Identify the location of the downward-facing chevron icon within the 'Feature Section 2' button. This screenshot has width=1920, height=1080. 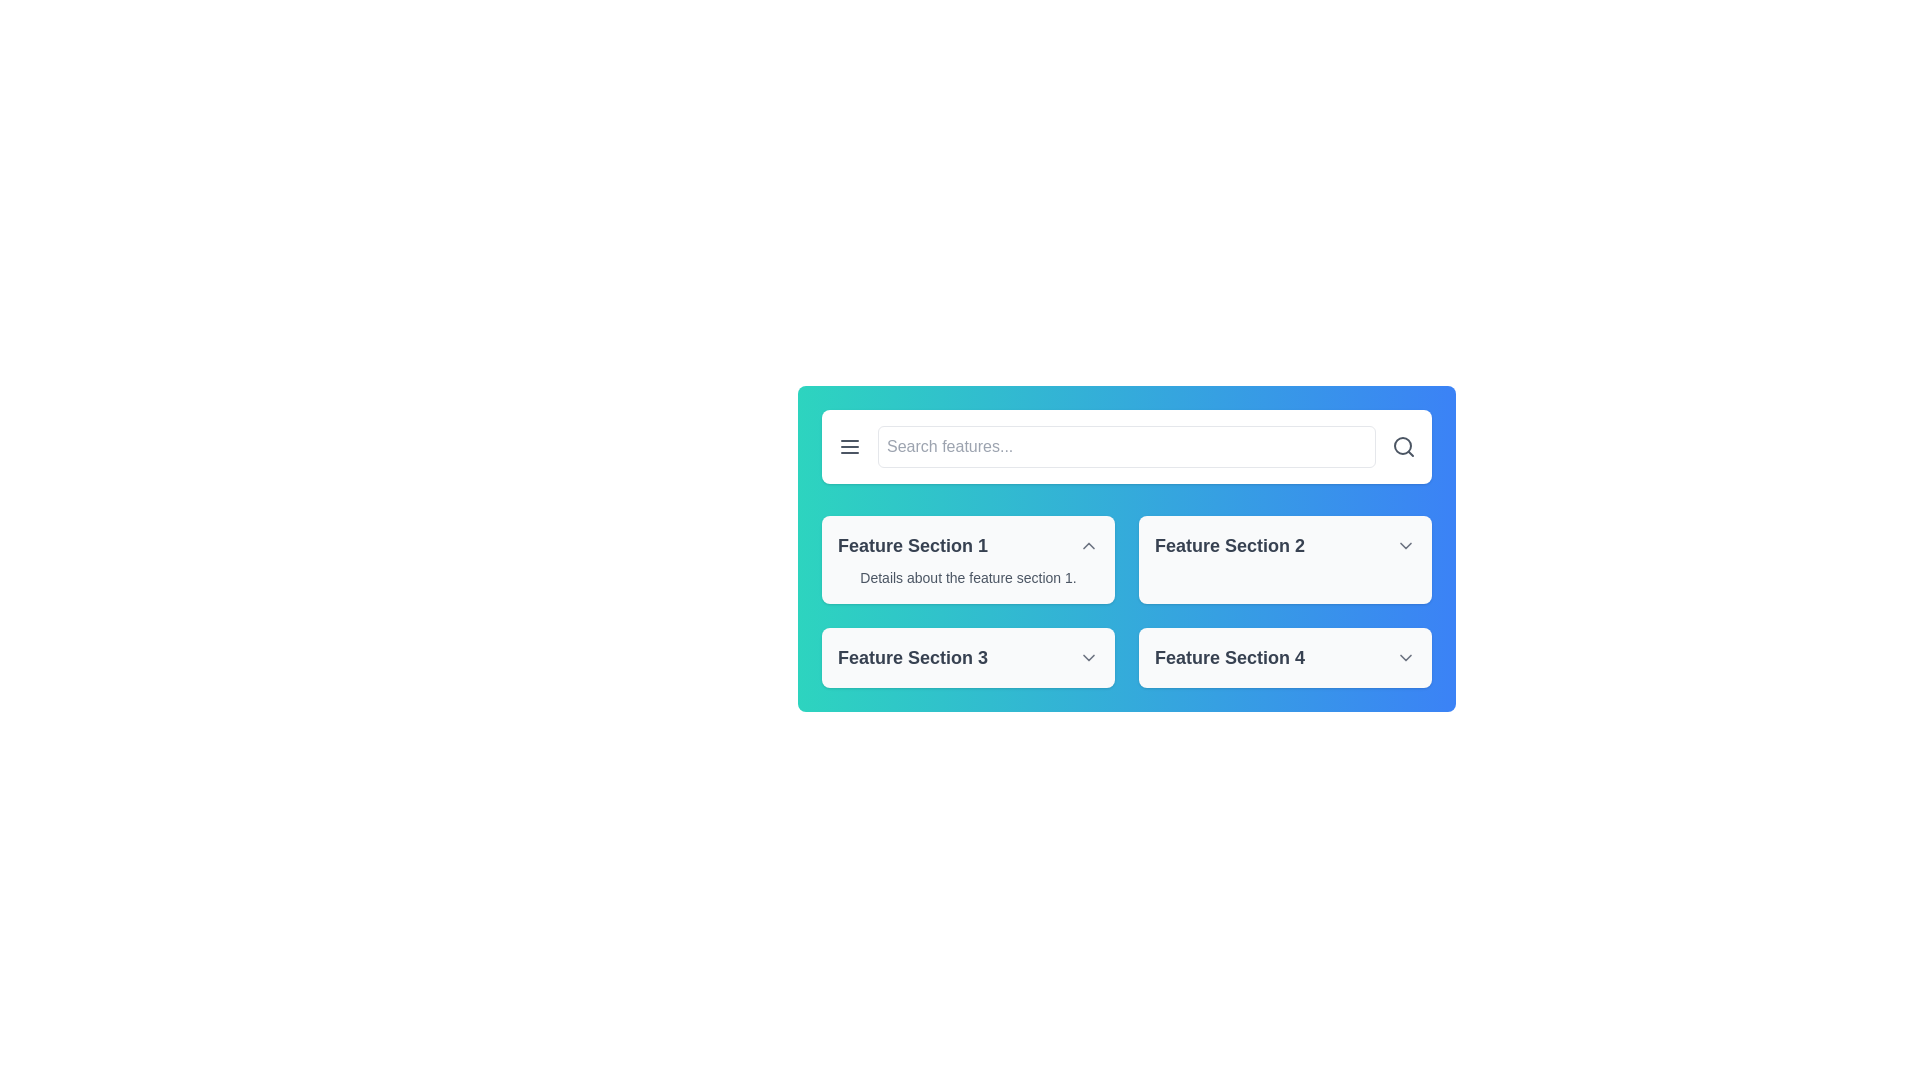
(1405, 546).